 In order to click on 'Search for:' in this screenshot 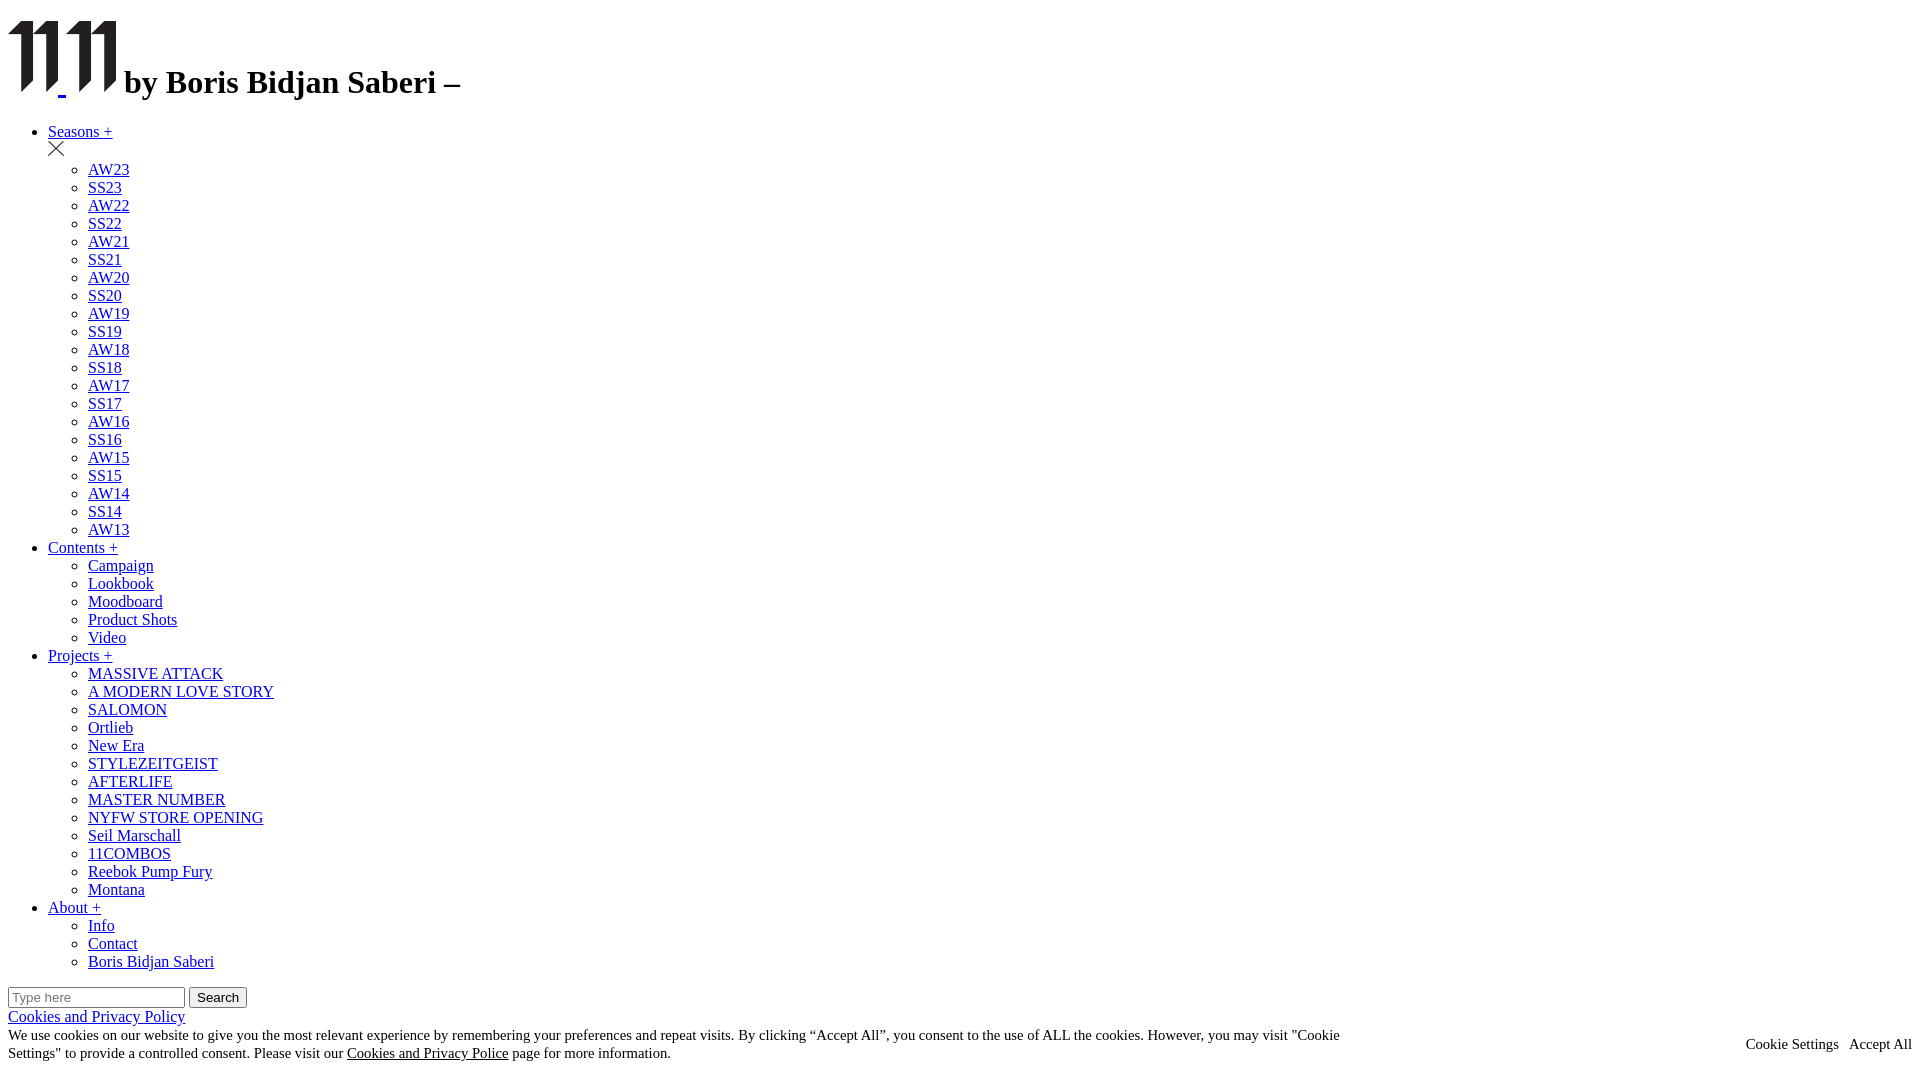, I will do `click(8, 997)`.